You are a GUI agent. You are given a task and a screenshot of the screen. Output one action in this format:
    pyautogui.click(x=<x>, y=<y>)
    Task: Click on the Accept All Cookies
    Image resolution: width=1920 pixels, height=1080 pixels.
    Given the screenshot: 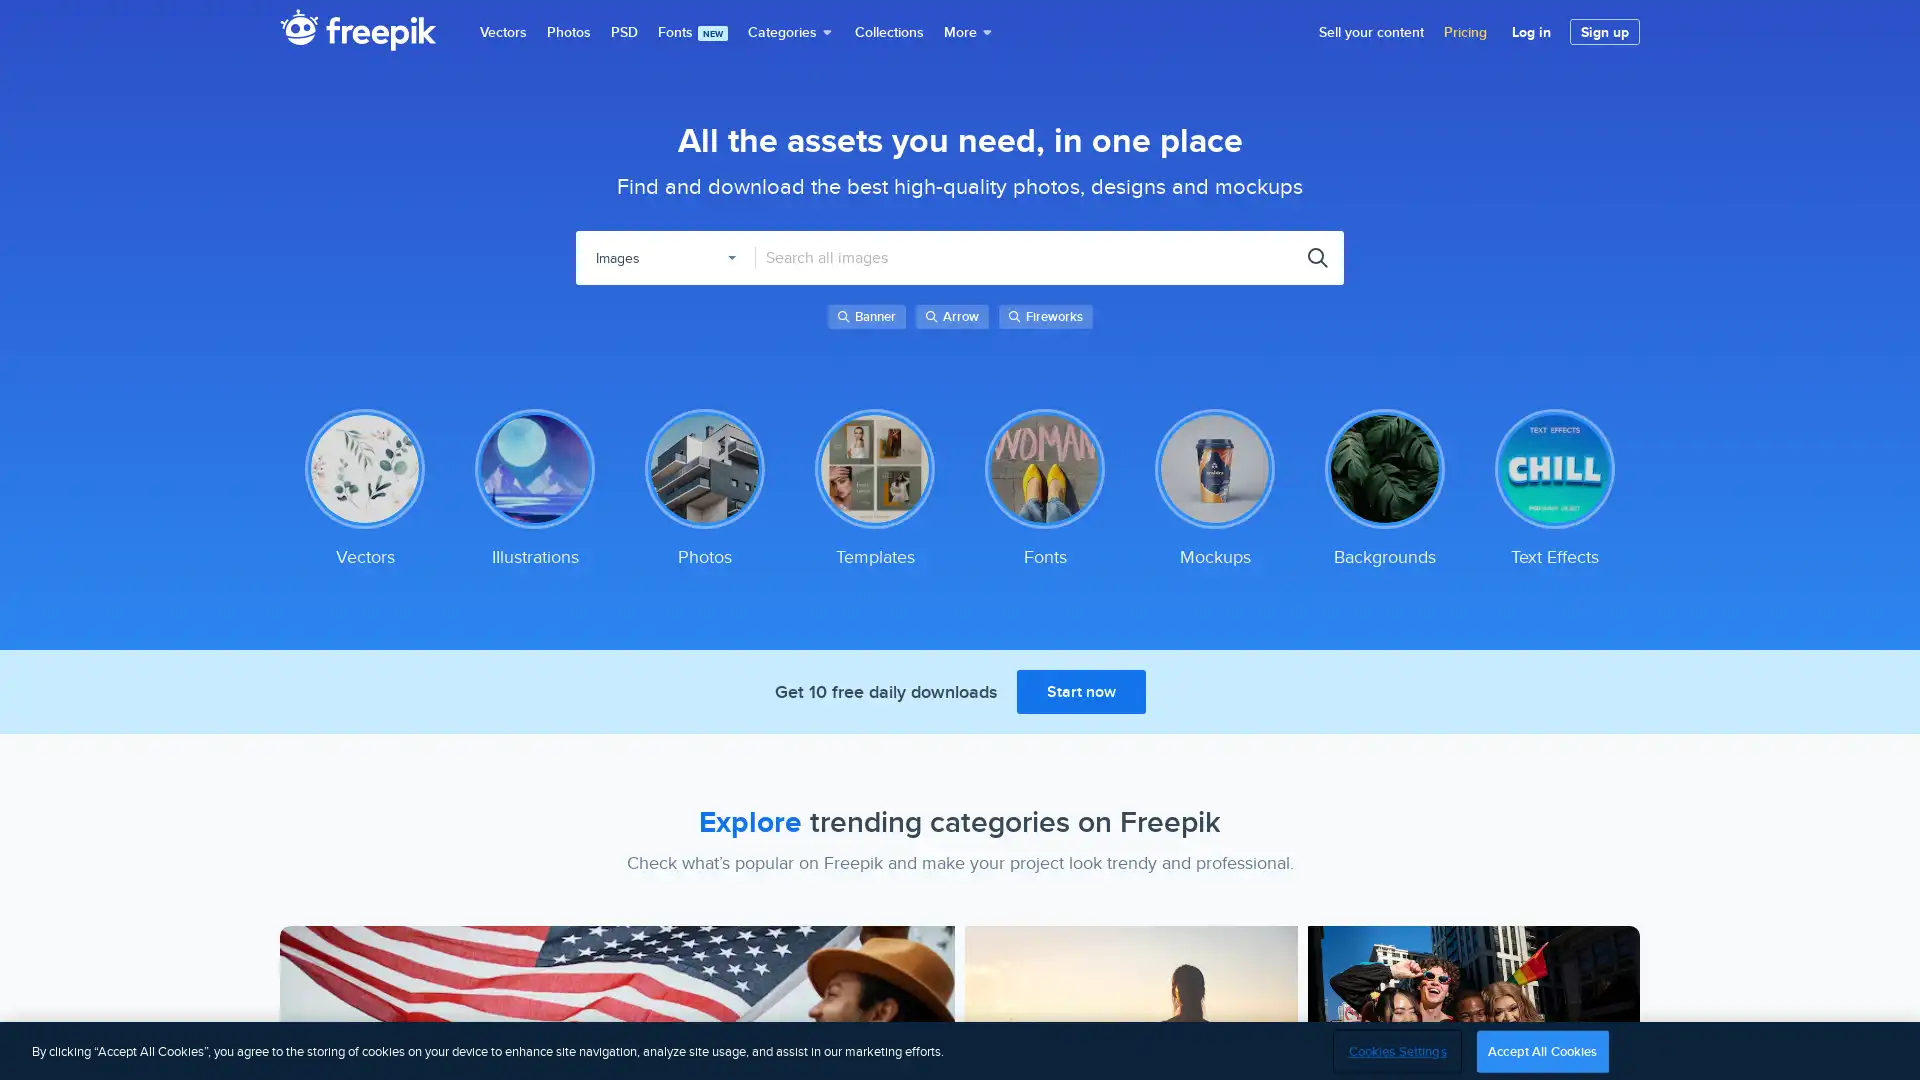 What is the action you would take?
    pyautogui.click(x=1541, y=1045)
    